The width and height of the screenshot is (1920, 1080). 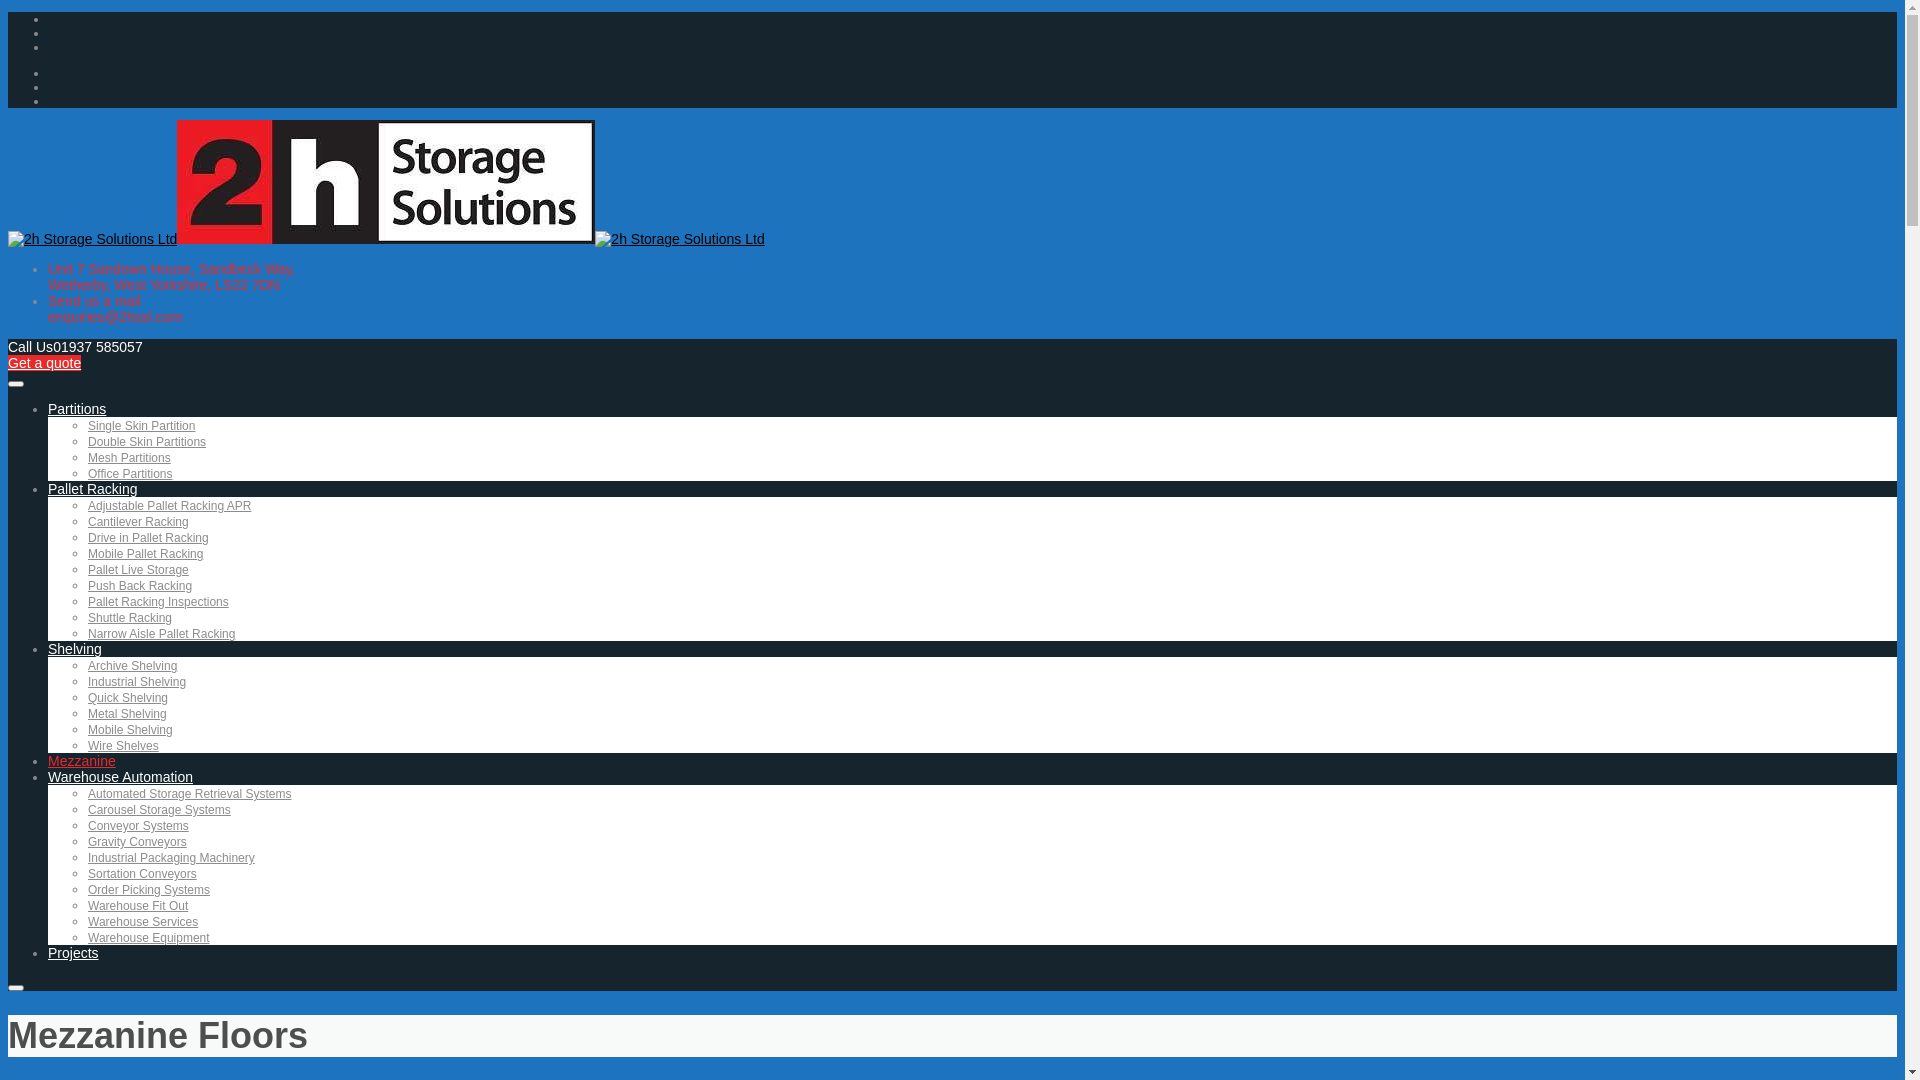 I want to click on 'Archive Shelving', so click(x=131, y=666).